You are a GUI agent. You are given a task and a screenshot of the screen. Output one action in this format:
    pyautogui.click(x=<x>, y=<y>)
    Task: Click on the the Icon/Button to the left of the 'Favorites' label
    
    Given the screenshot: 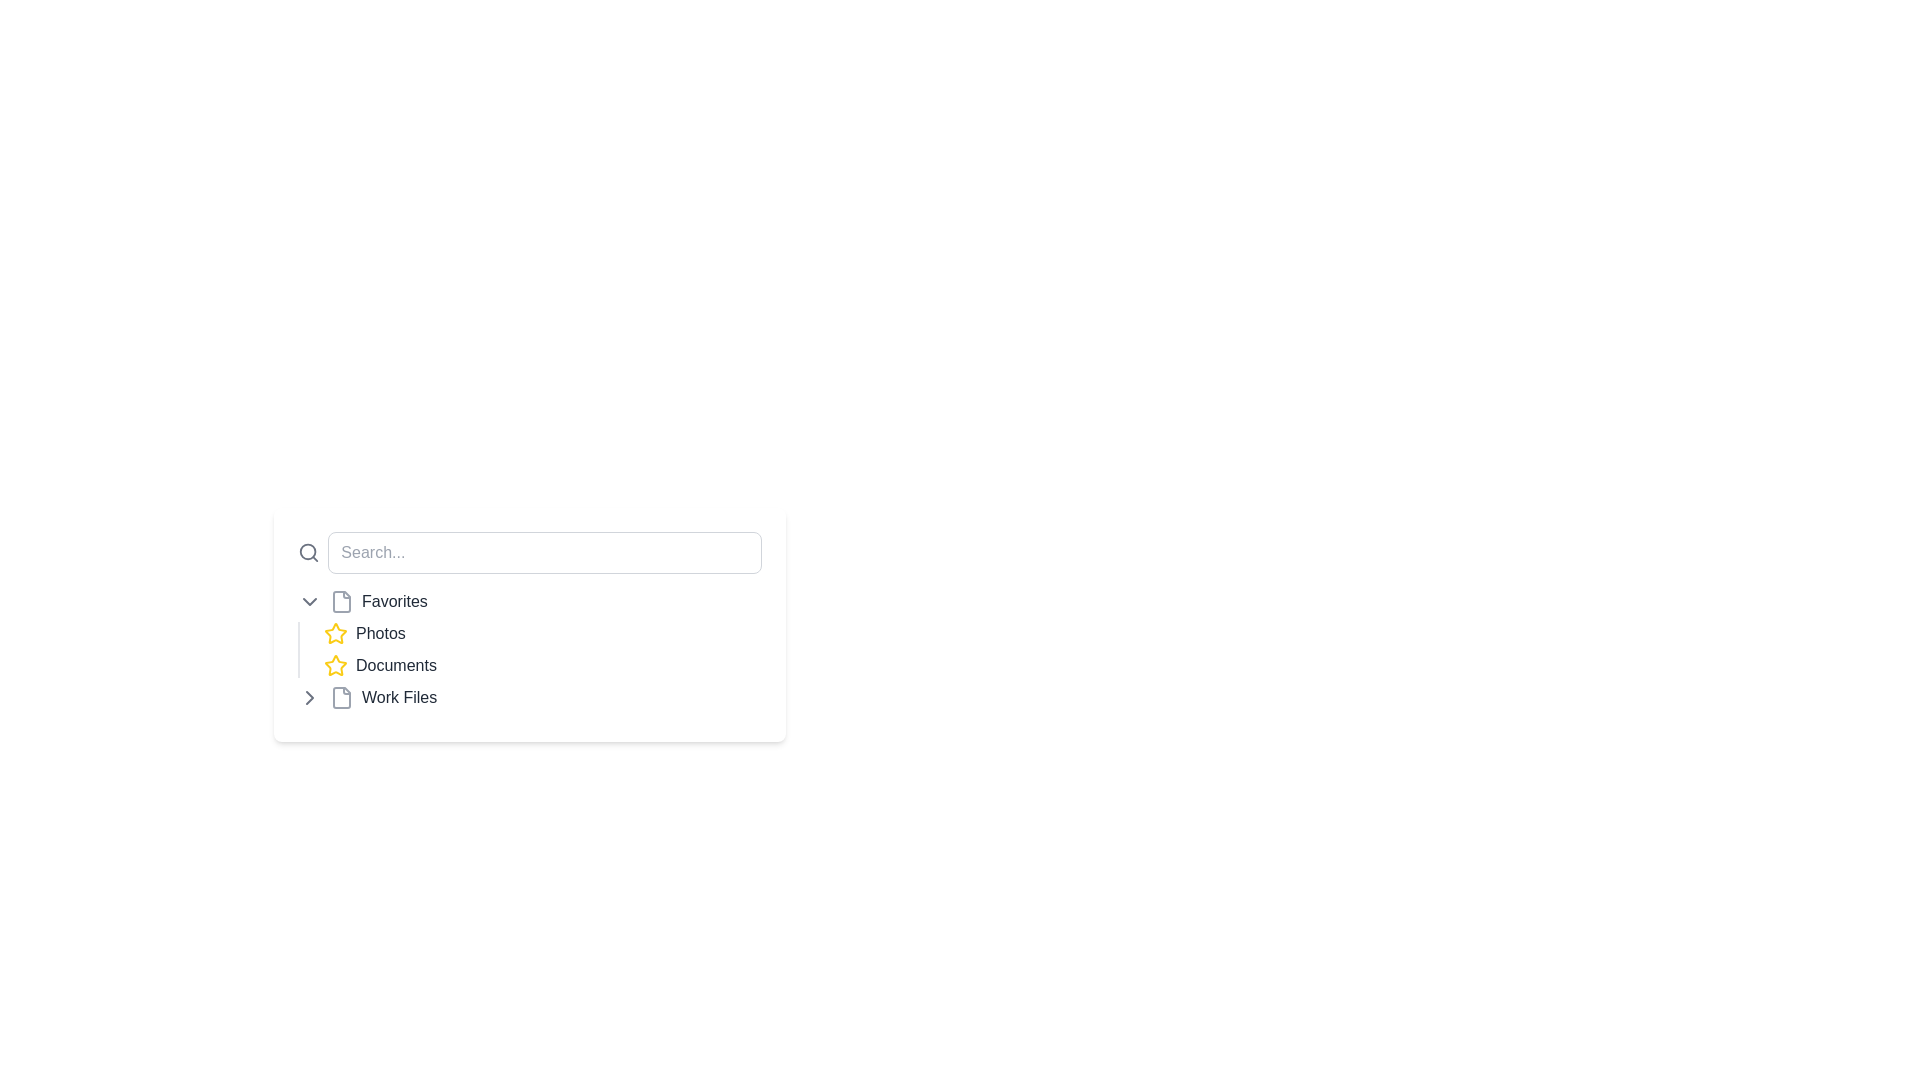 What is the action you would take?
    pyautogui.click(x=309, y=600)
    